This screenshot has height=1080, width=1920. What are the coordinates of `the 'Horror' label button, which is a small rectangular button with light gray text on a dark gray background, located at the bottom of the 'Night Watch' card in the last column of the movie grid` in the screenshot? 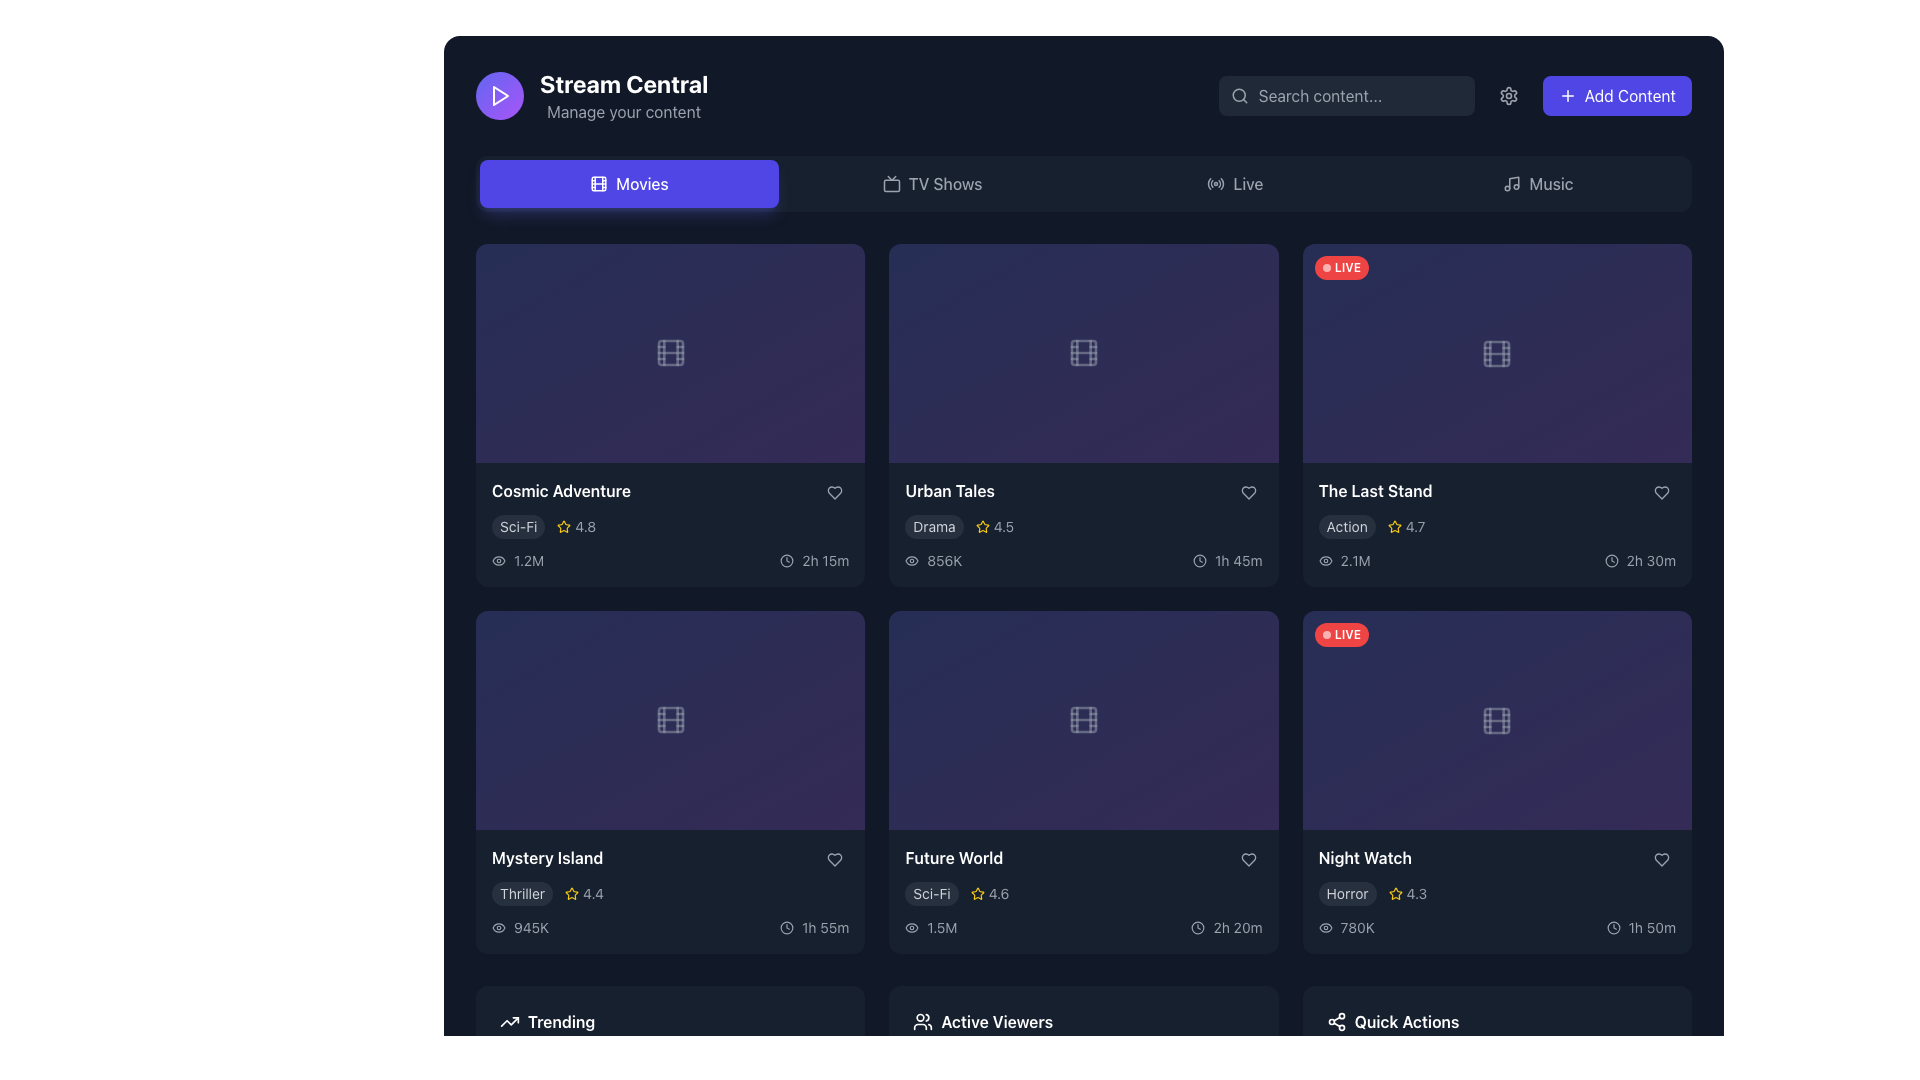 It's located at (1347, 893).